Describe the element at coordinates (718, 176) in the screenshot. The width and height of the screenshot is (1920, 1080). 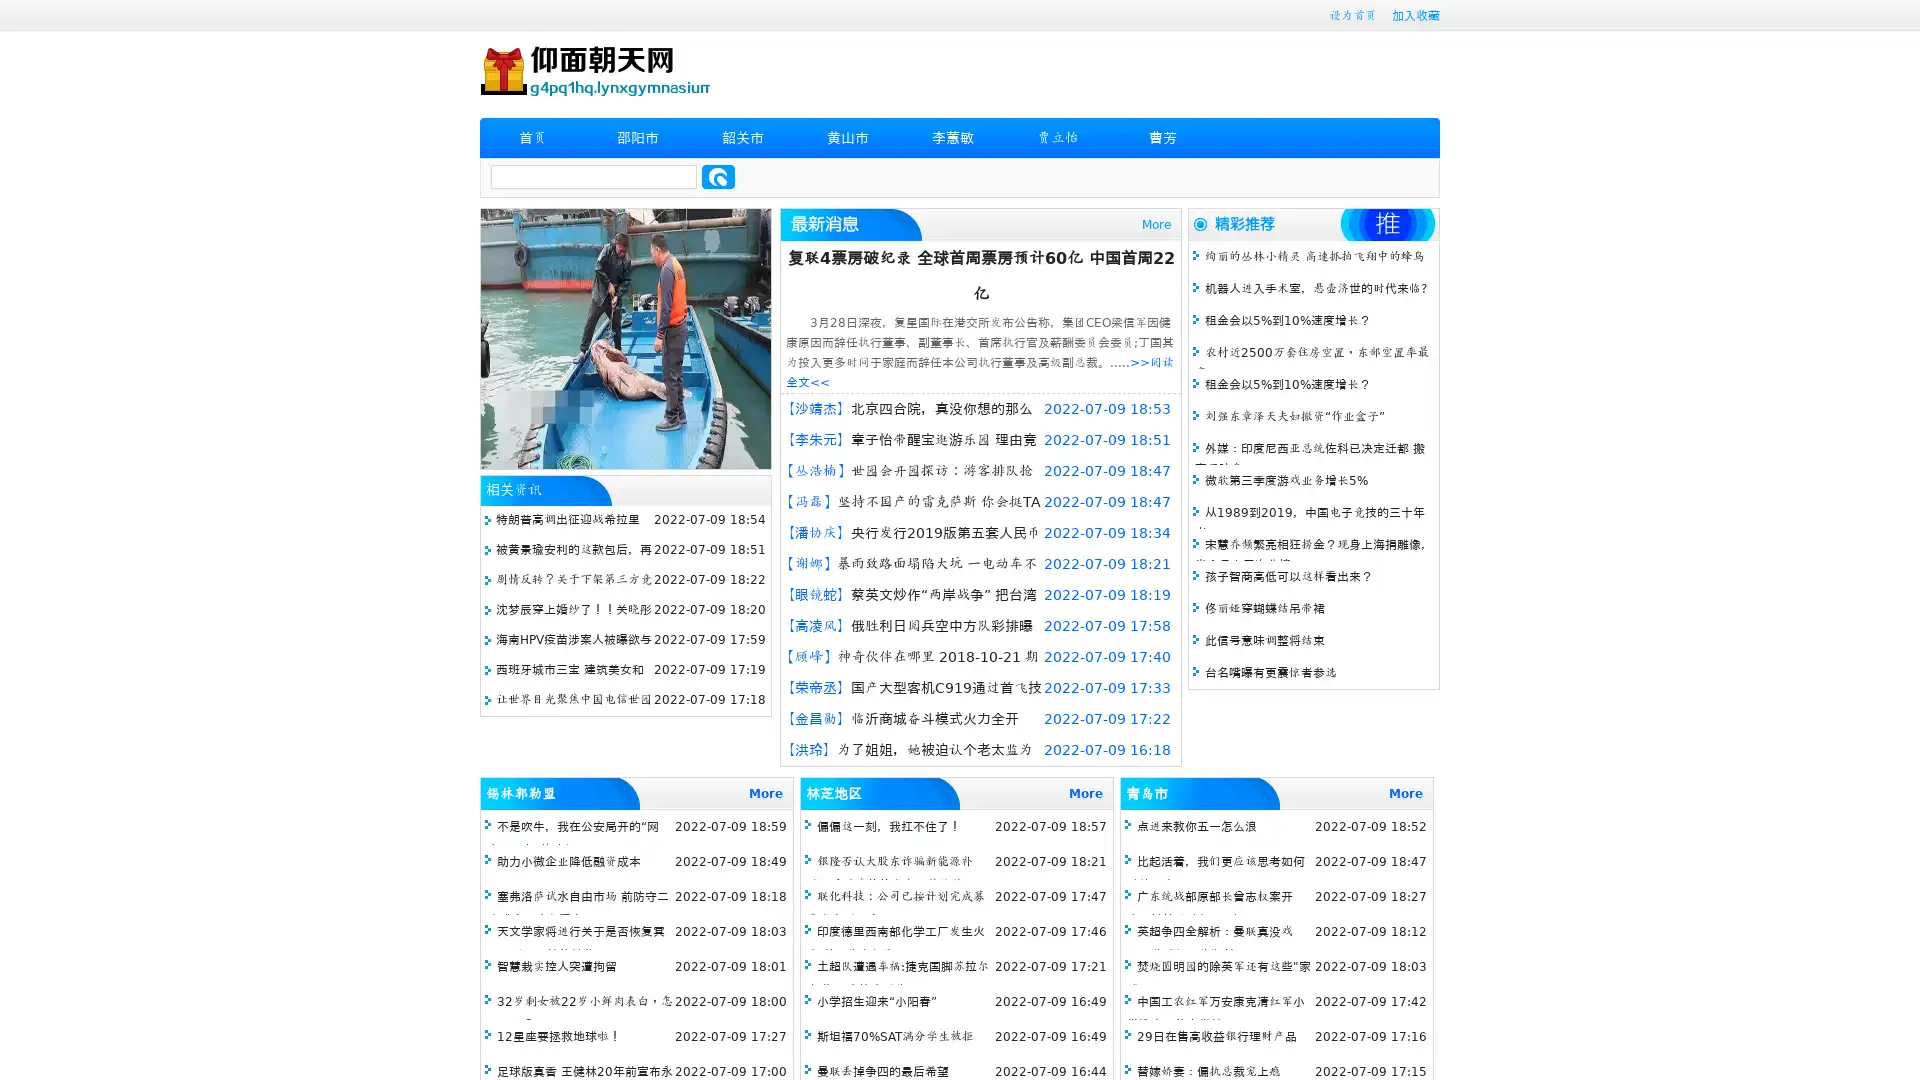
I see `Search` at that location.